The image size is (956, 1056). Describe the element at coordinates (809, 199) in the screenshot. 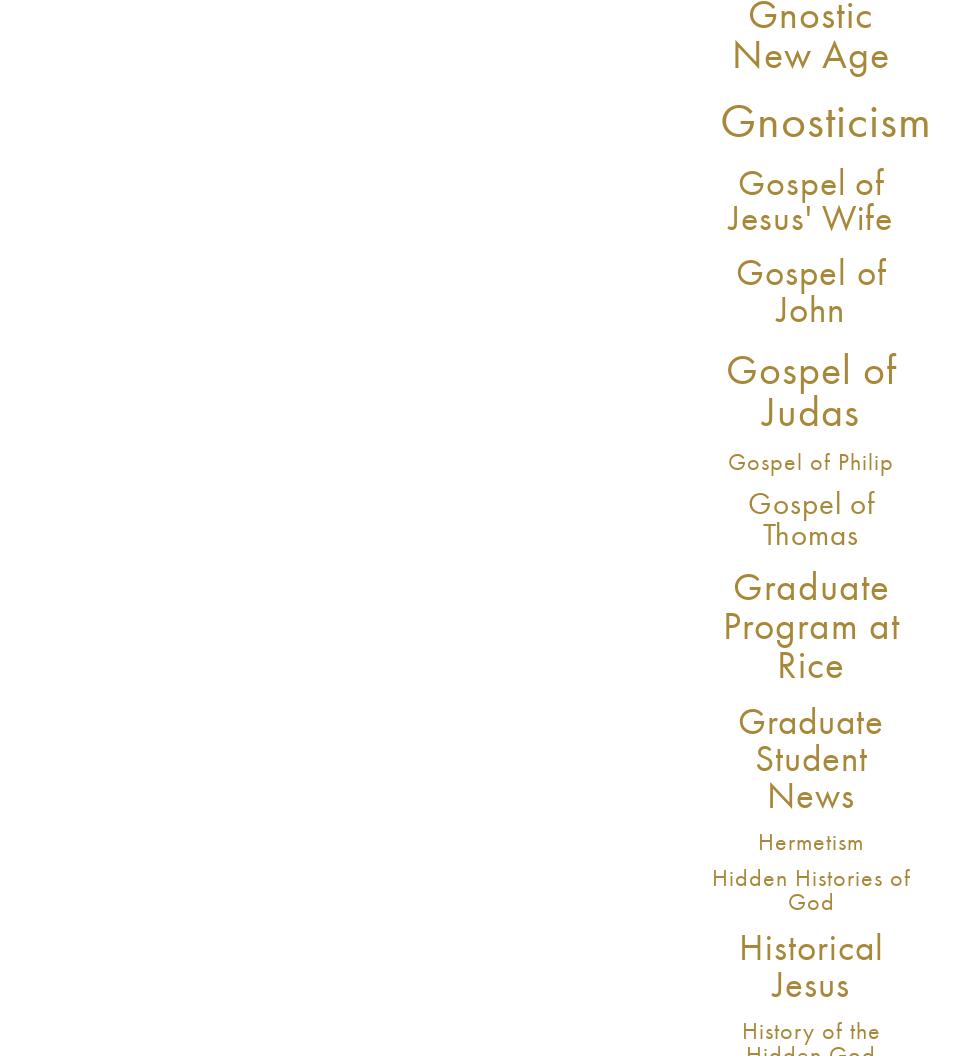

I see `'Gospel of Jesus' Wife'` at that location.